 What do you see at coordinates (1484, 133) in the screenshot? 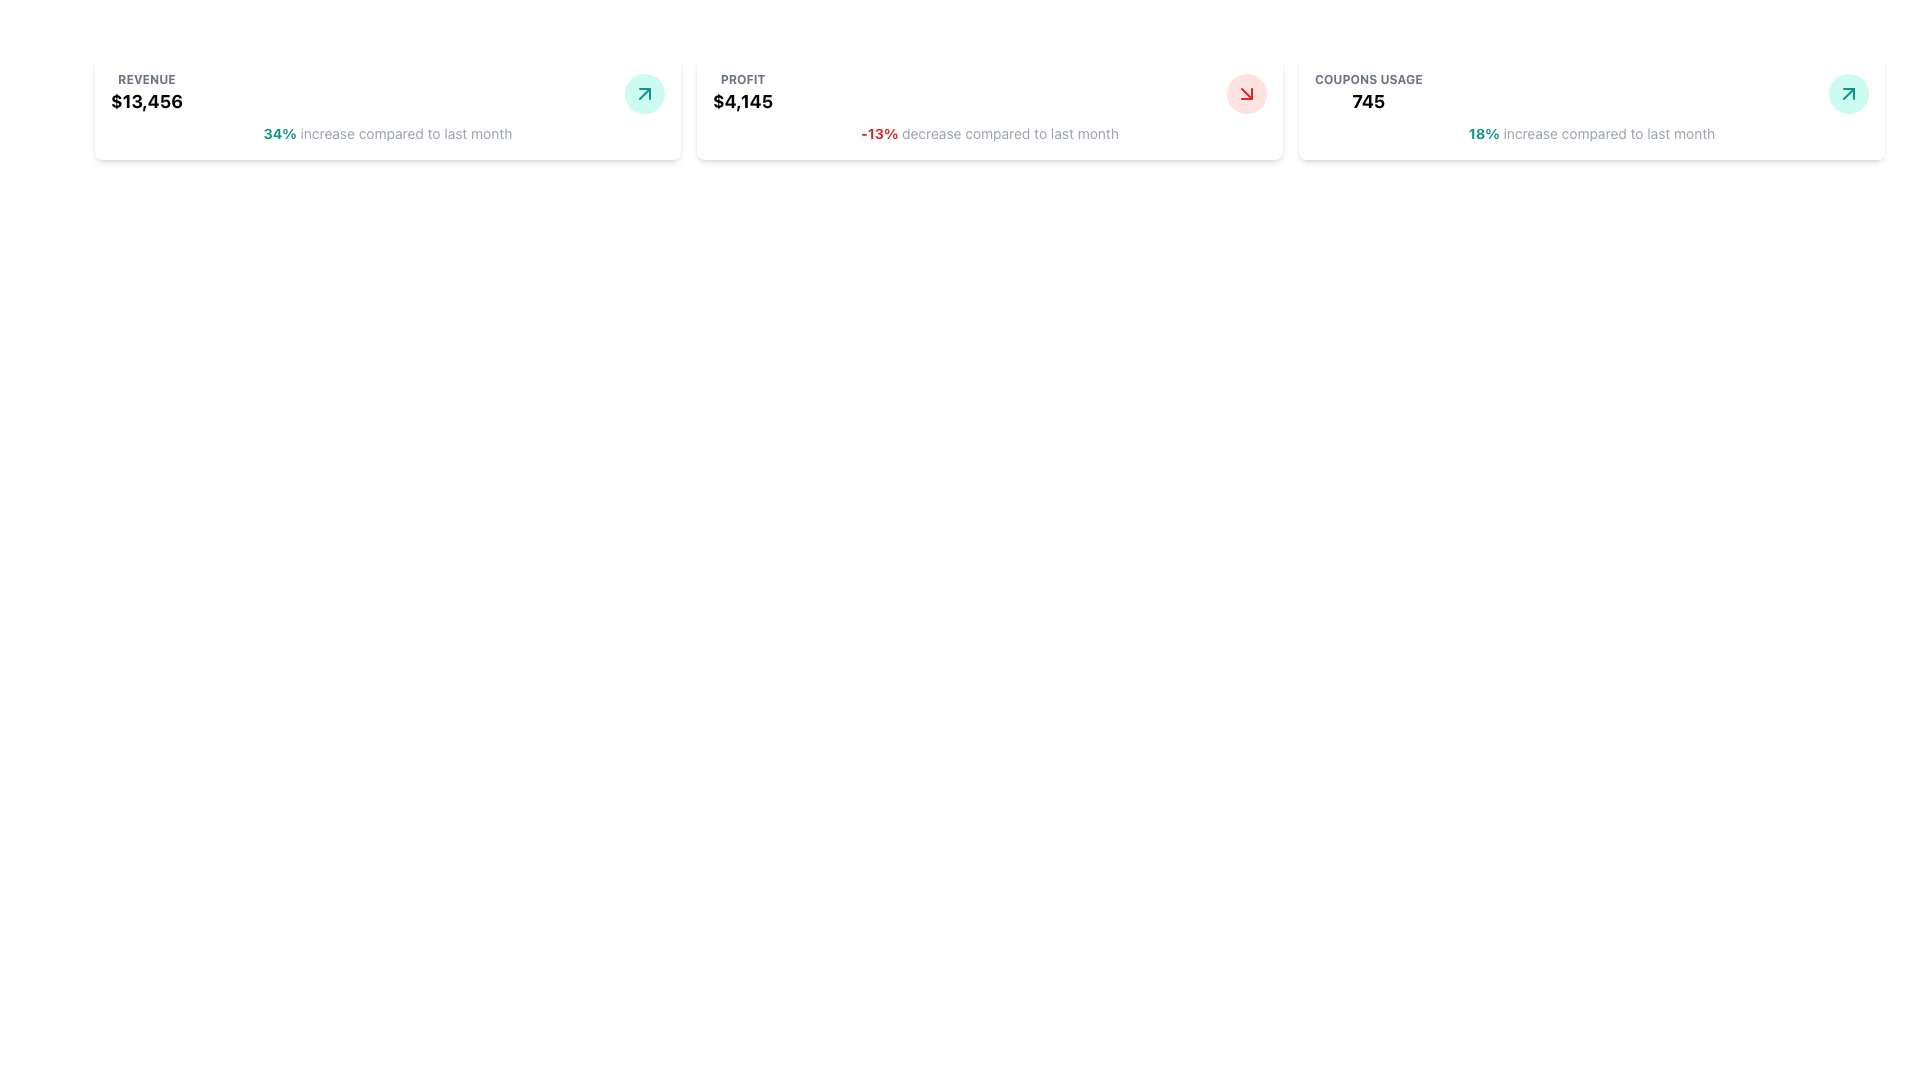
I see `value of the text label displaying '18%' which is styled in bold teal color and located within the 'Coupons Usage' card, below the number '745'` at bounding box center [1484, 133].